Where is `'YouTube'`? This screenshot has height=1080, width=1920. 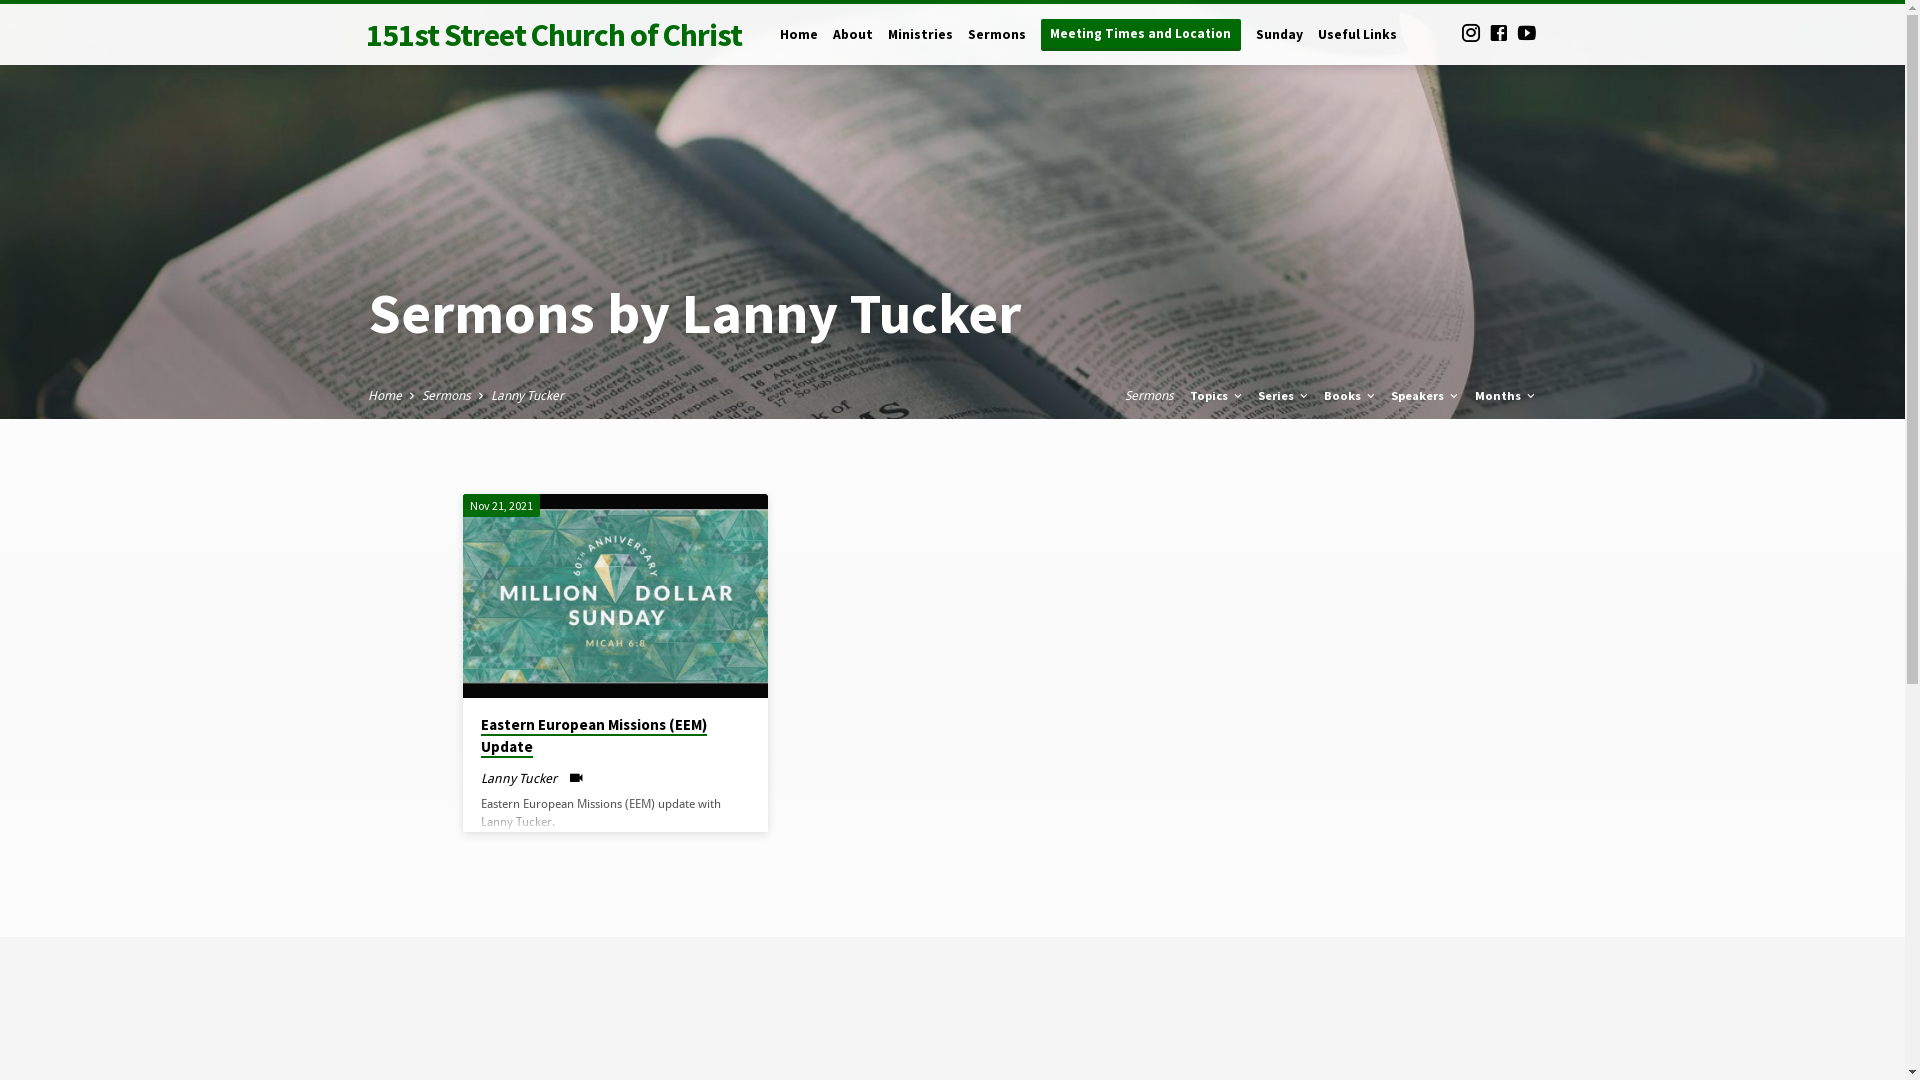
'YouTube' is located at coordinates (1525, 33).